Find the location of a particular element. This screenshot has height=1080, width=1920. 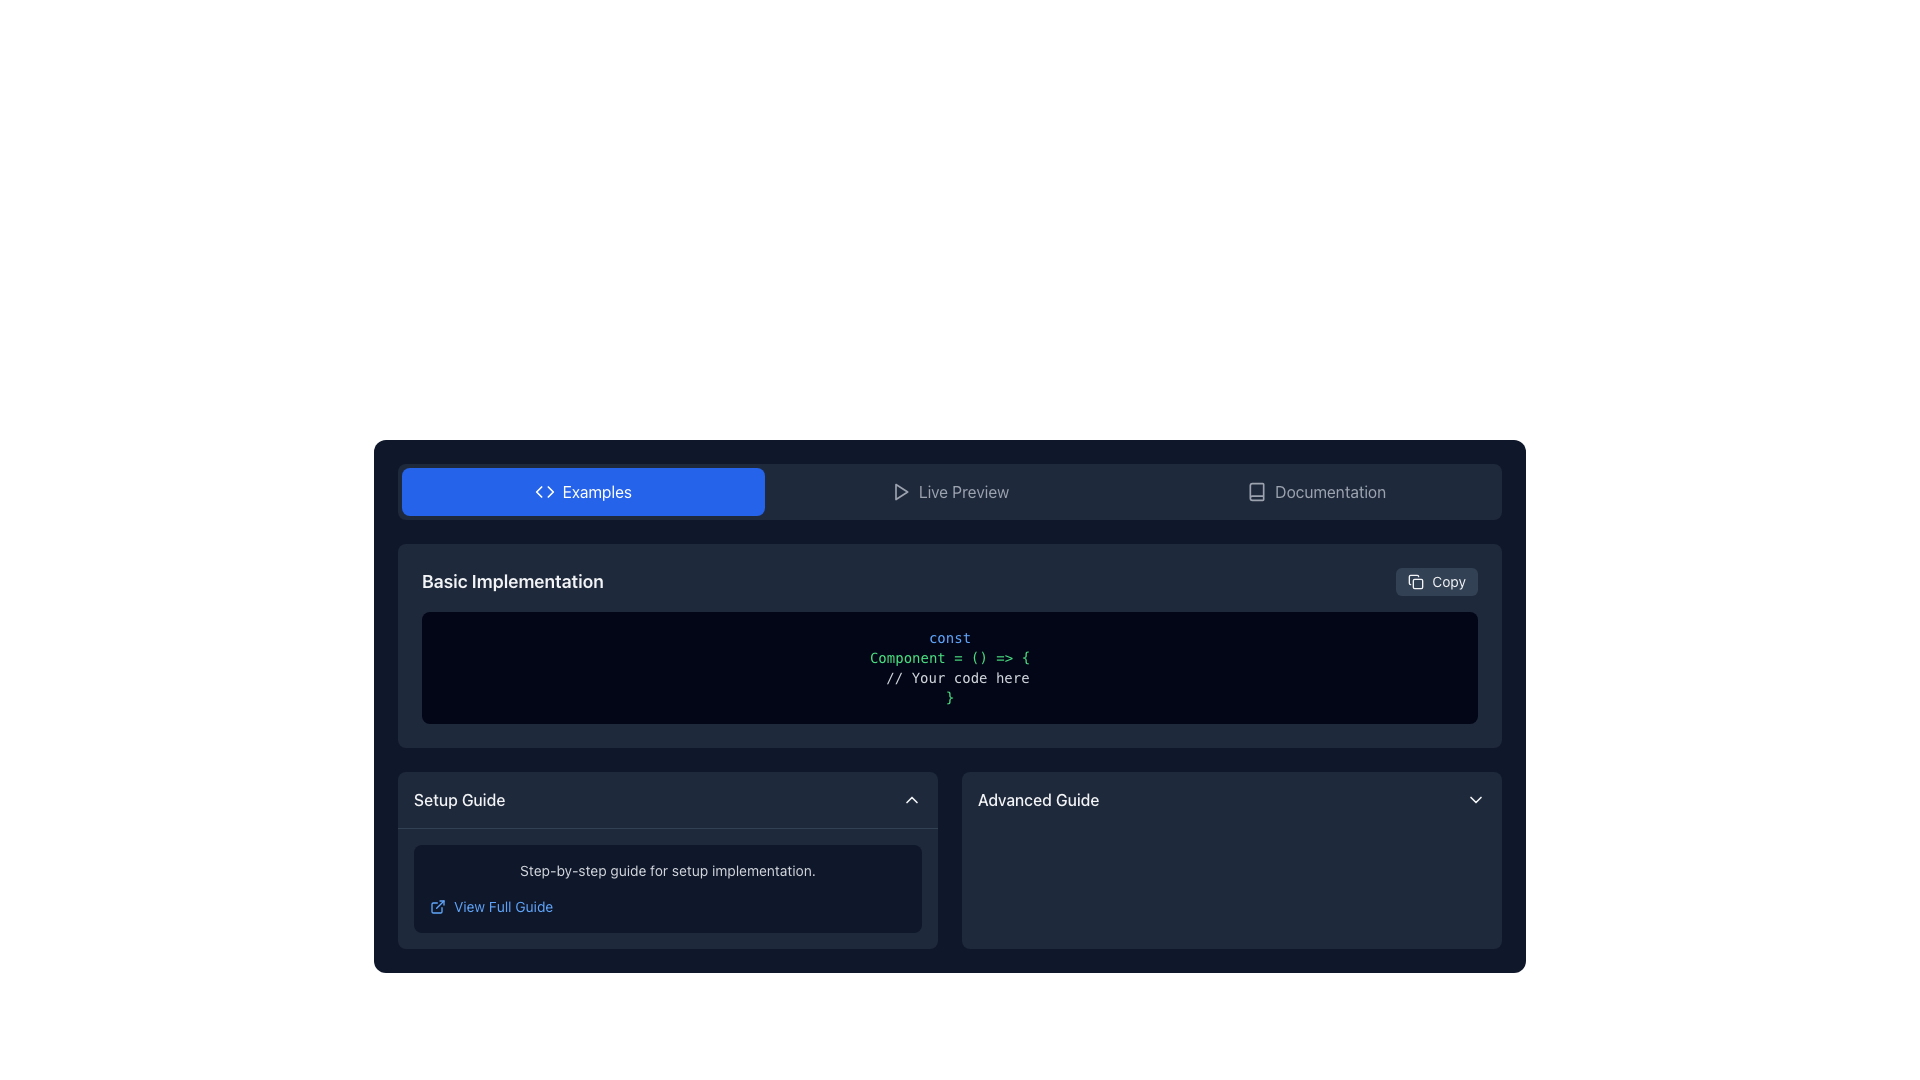

the rectangular button with rounded corners, blue background, icon resembling angled brackets ('<>'), and the text 'Examples' is located at coordinates (582, 492).